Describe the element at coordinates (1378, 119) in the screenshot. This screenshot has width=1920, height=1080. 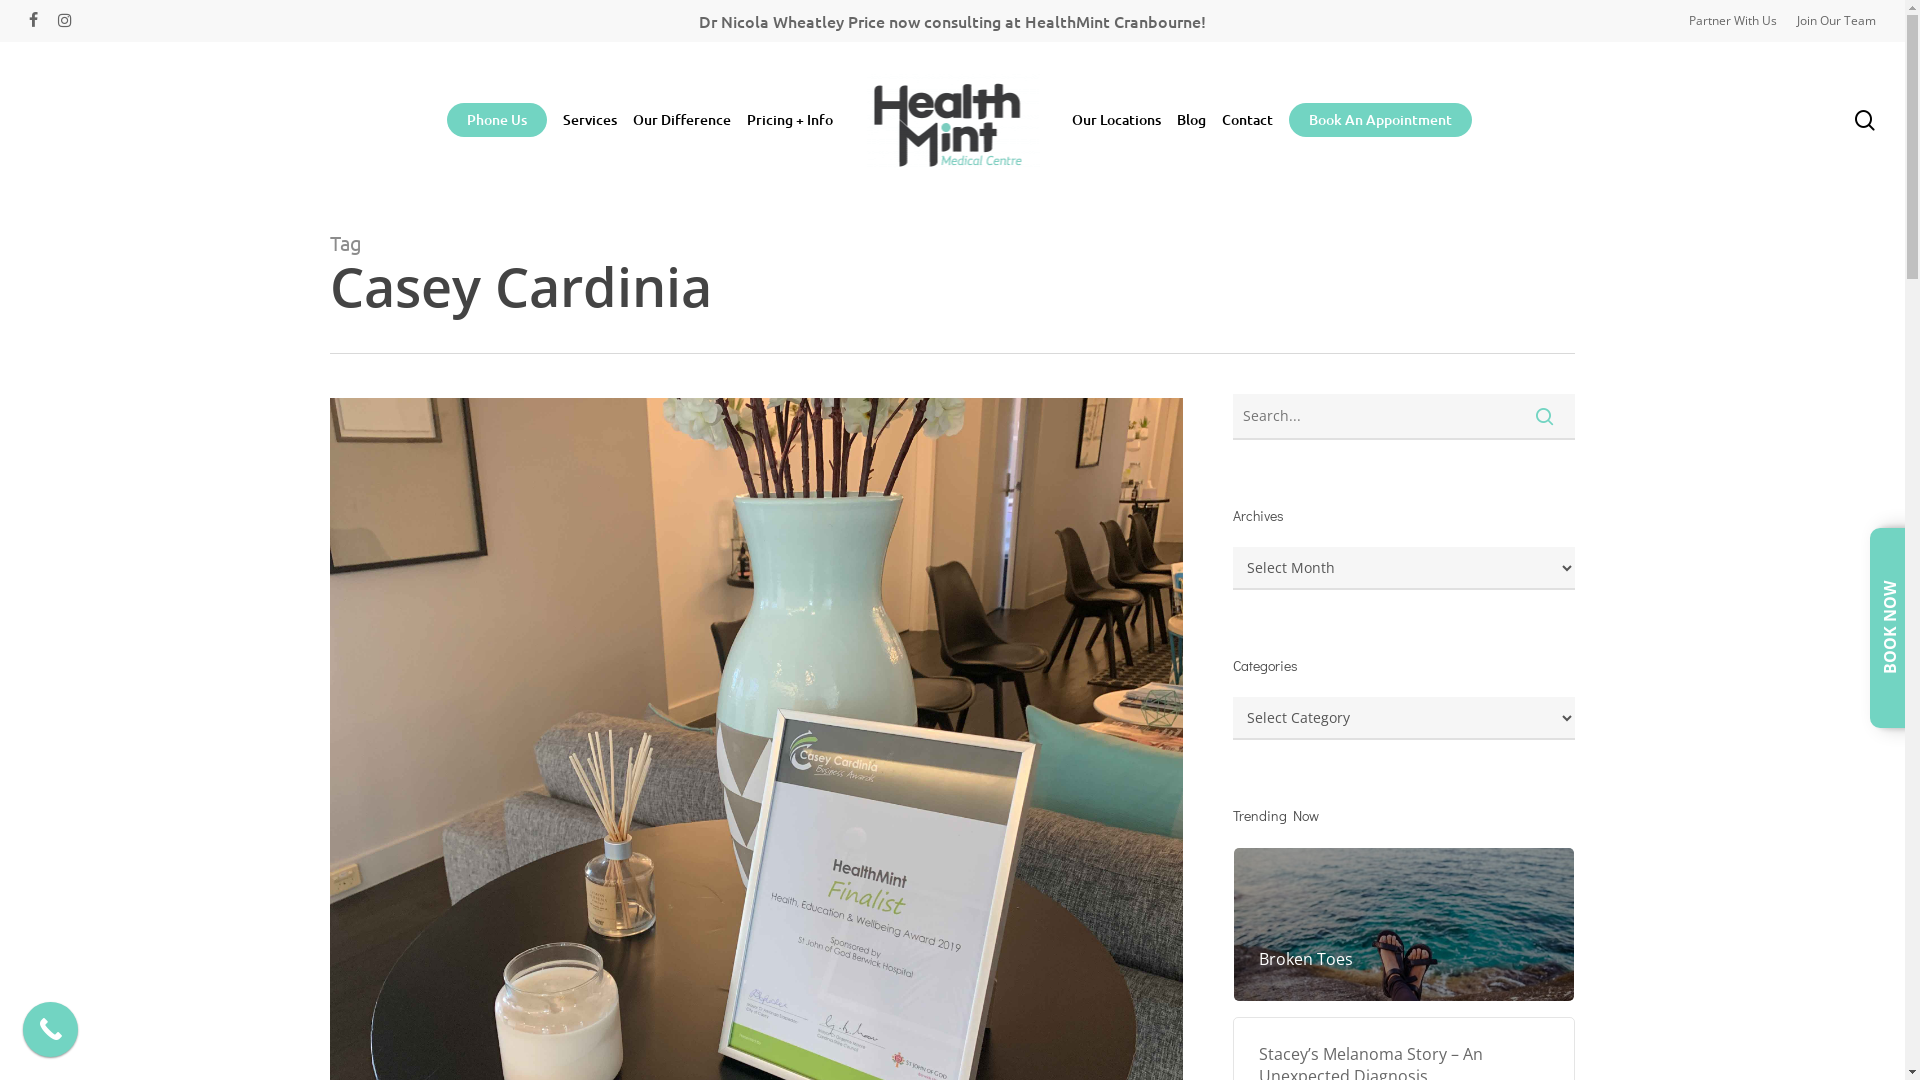
I see `'Book An Appointment'` at that location.